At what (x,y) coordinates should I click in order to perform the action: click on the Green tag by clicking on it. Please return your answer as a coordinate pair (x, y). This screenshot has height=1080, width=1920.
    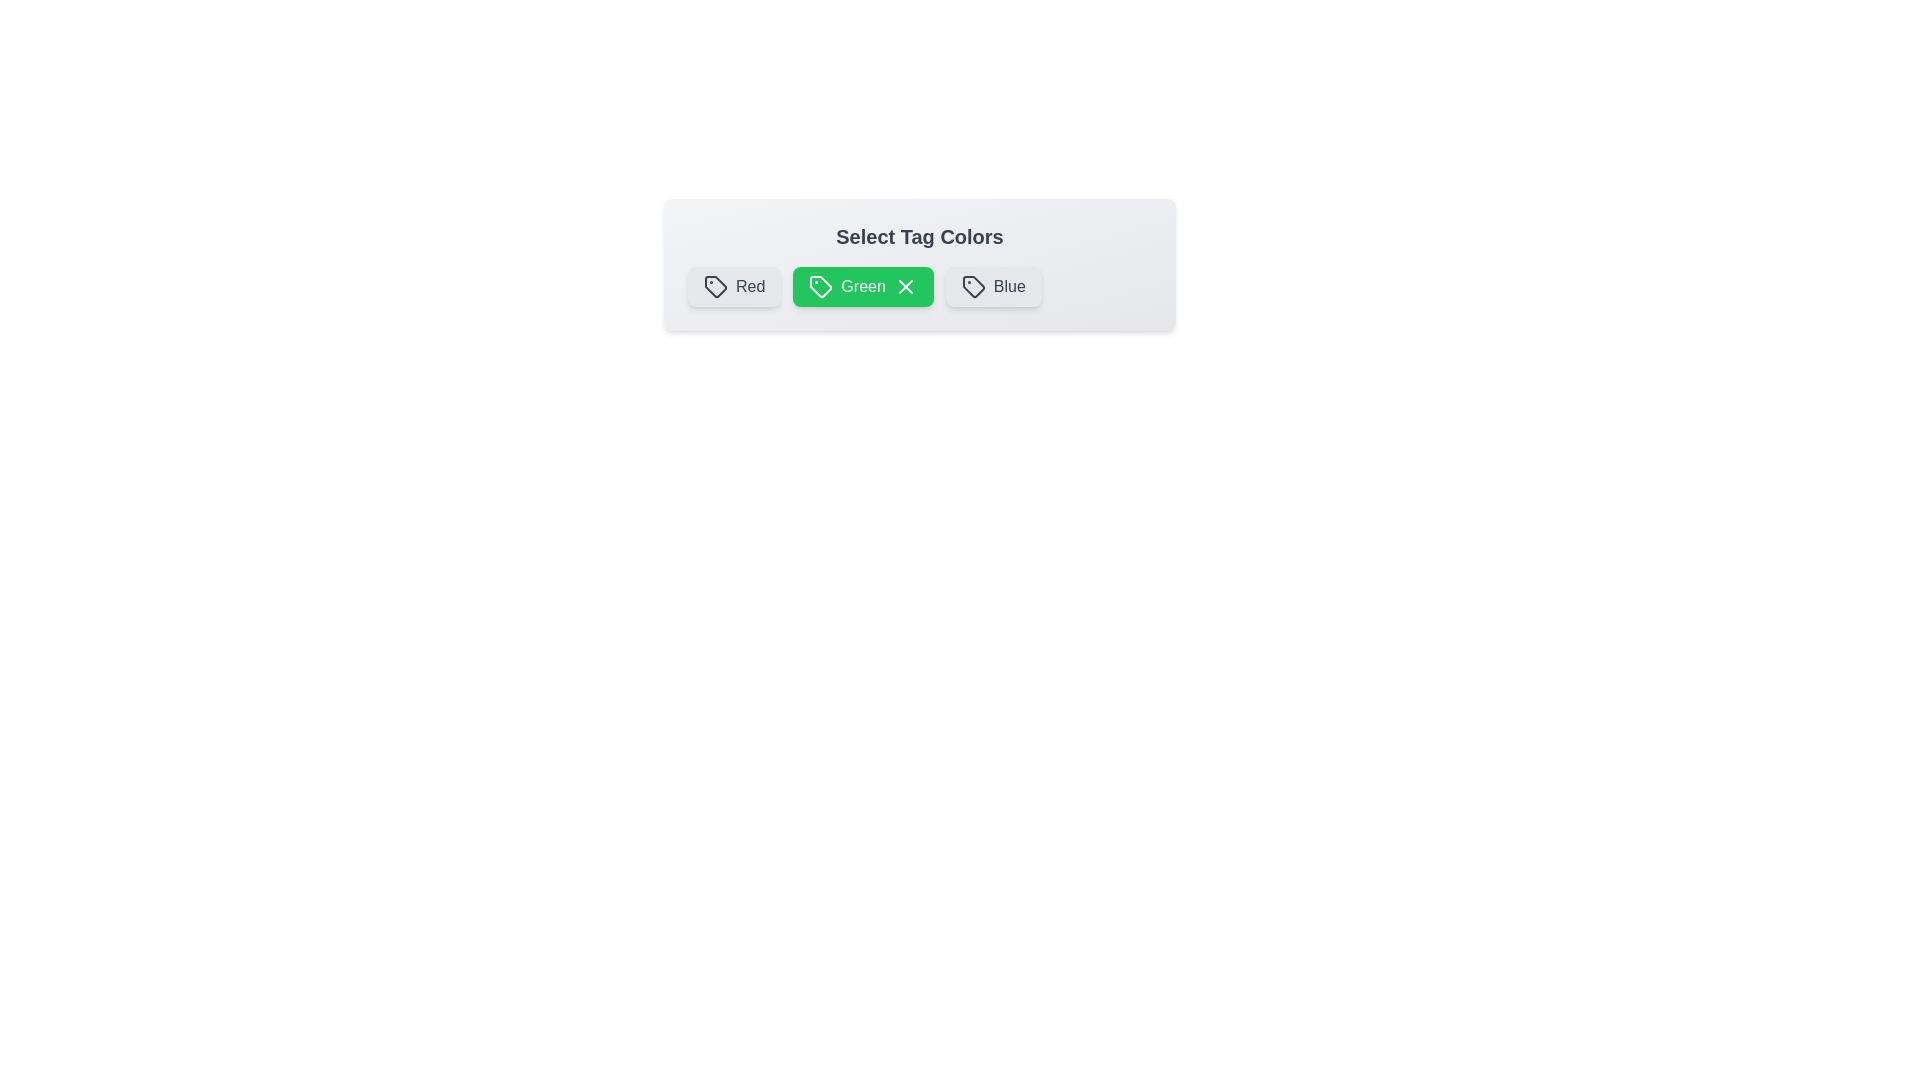
    Looking at the image, I should click on (863, 286).